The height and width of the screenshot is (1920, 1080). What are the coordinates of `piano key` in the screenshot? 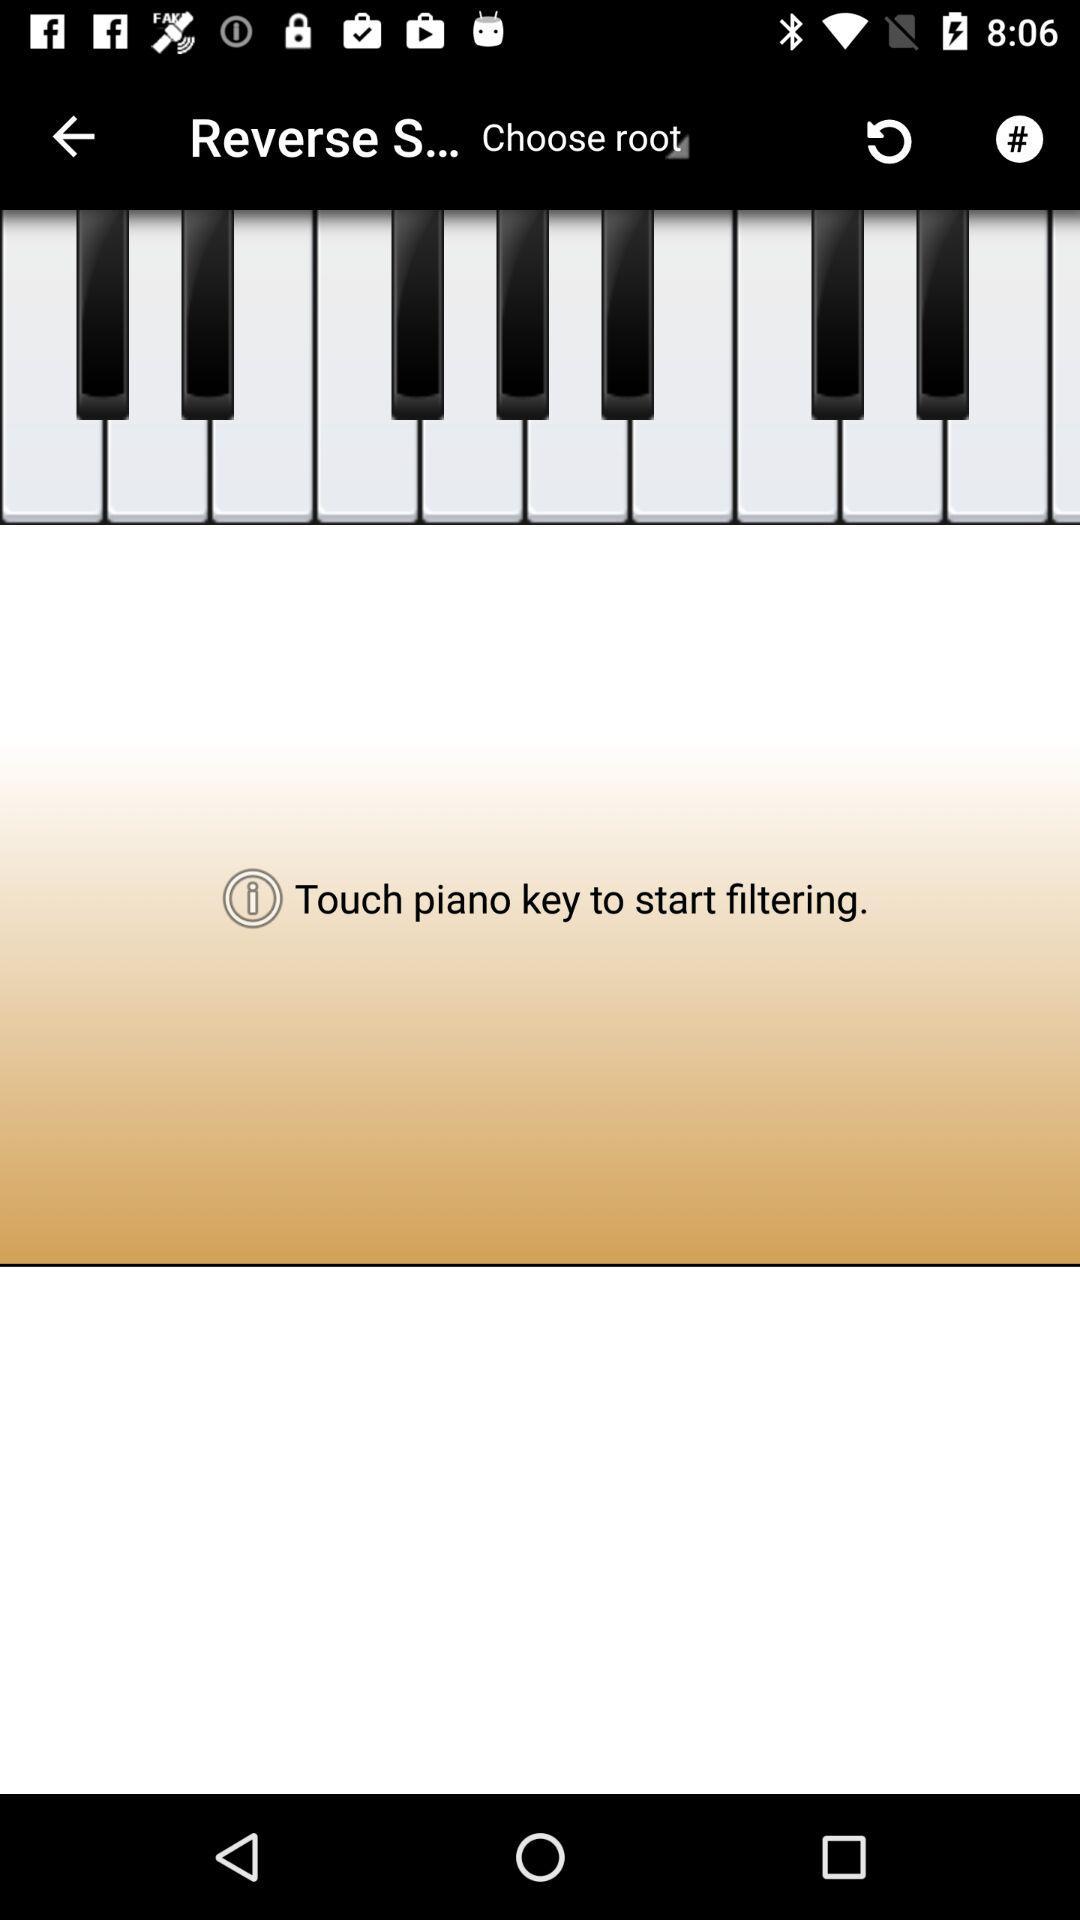 It's located at (942, 314).